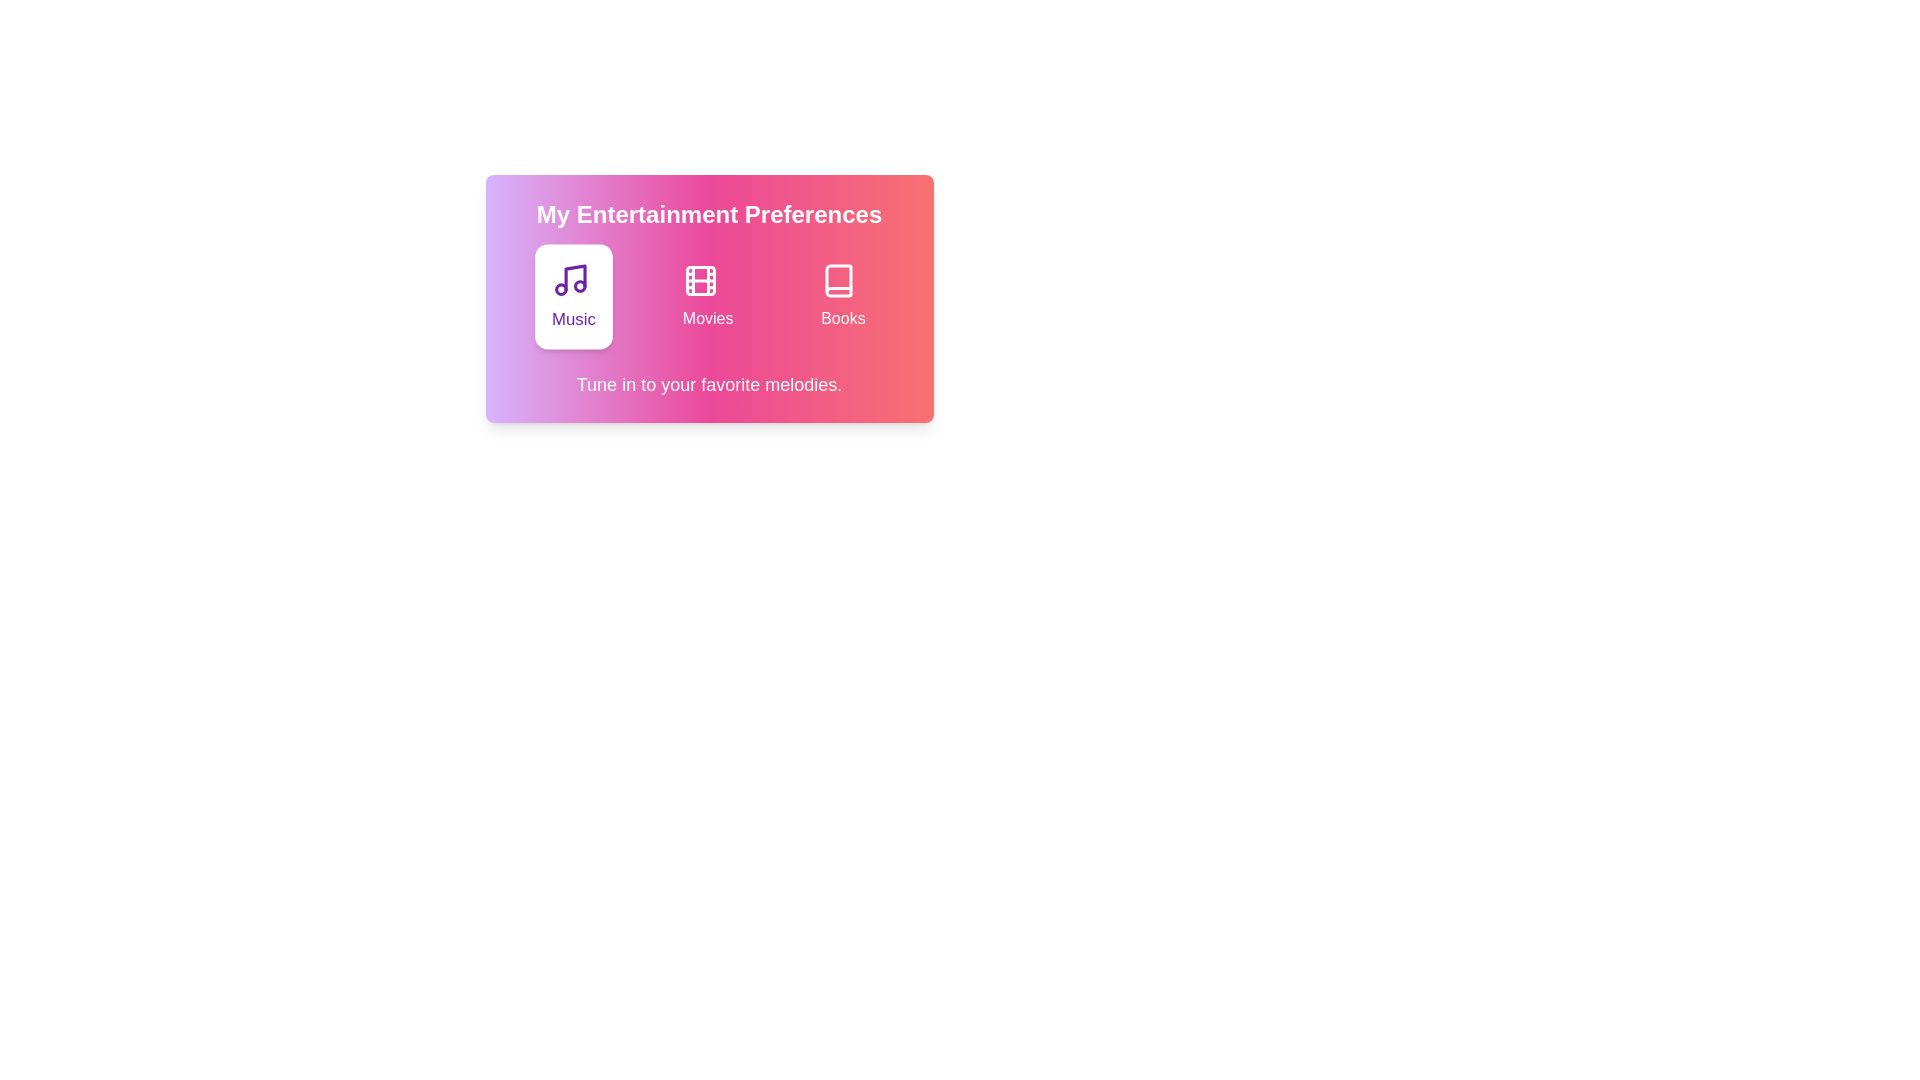  I want to click on the entertainment option Movies by clicking on its button, so click(708, 297).